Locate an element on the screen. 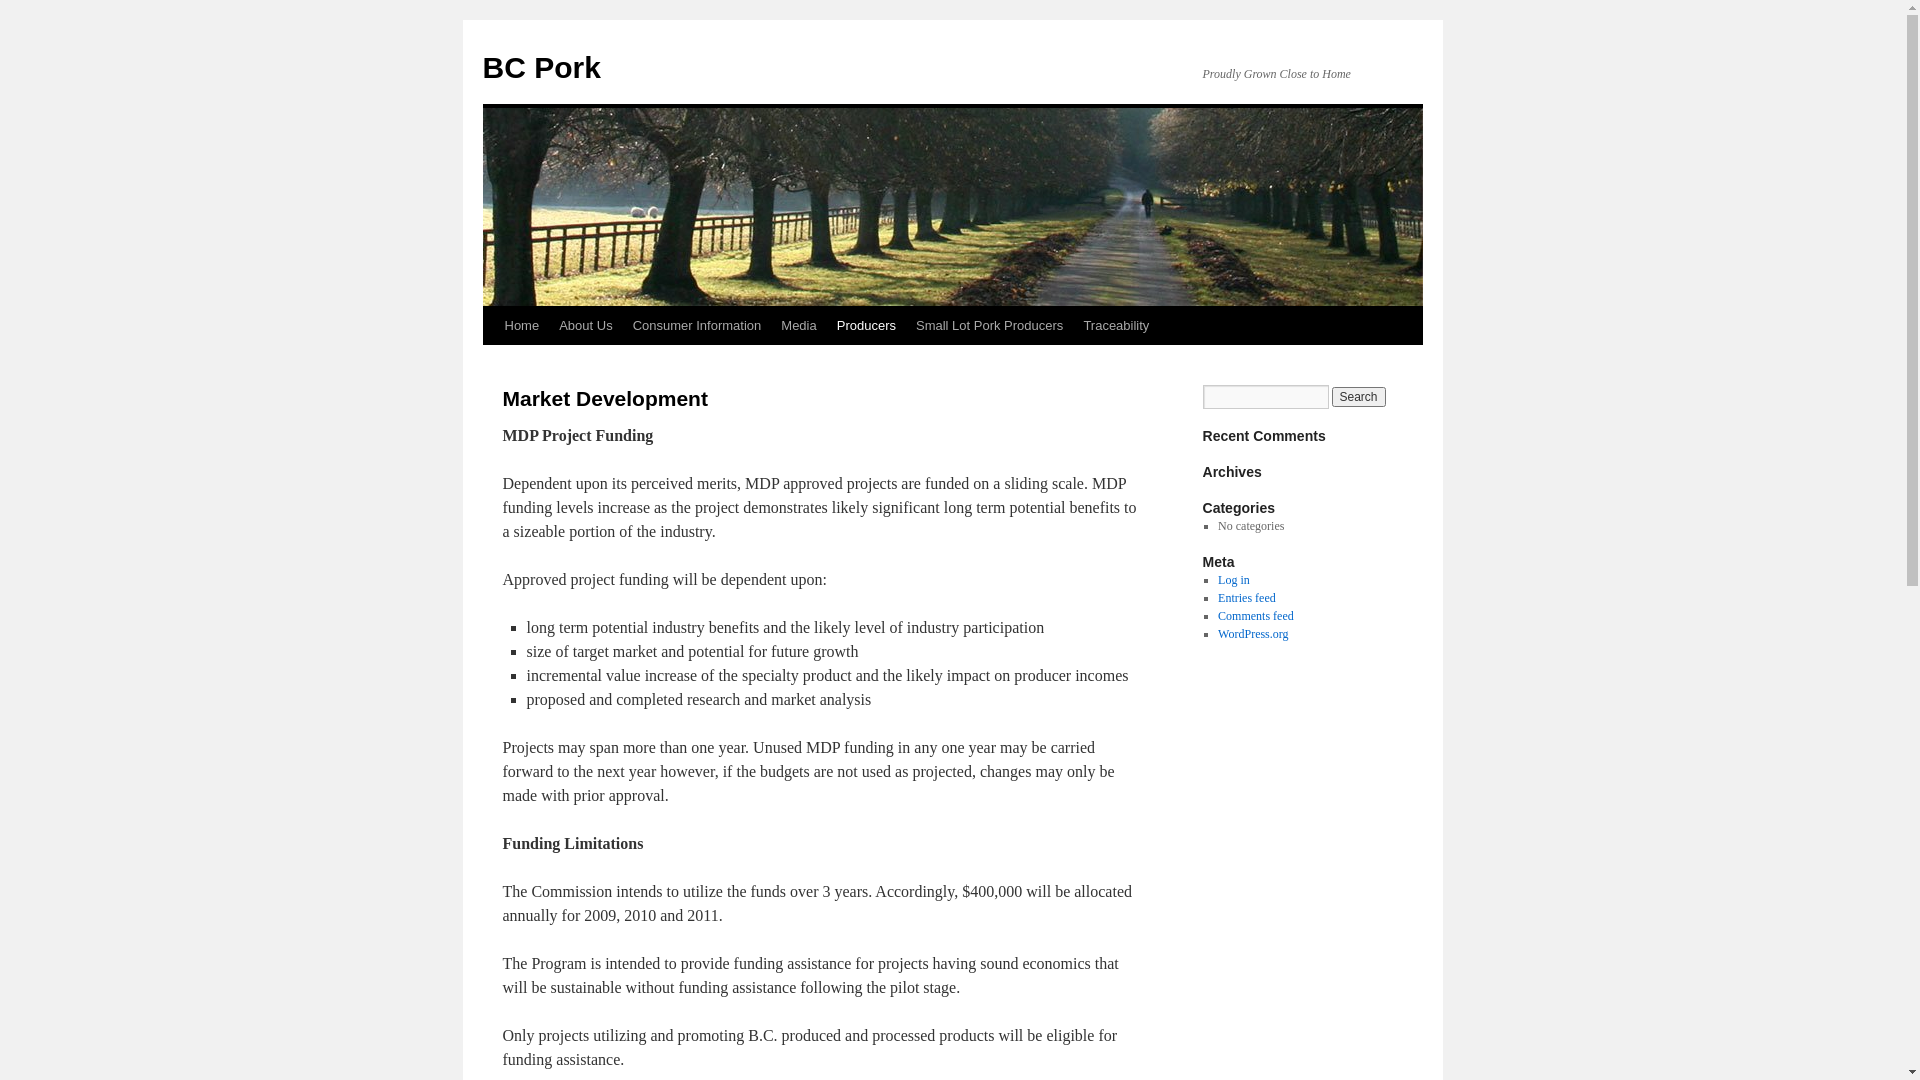 Image resolution: width=1920 pixels, height=1080 pixels. 'Home' is located at coordinates (521, 325).